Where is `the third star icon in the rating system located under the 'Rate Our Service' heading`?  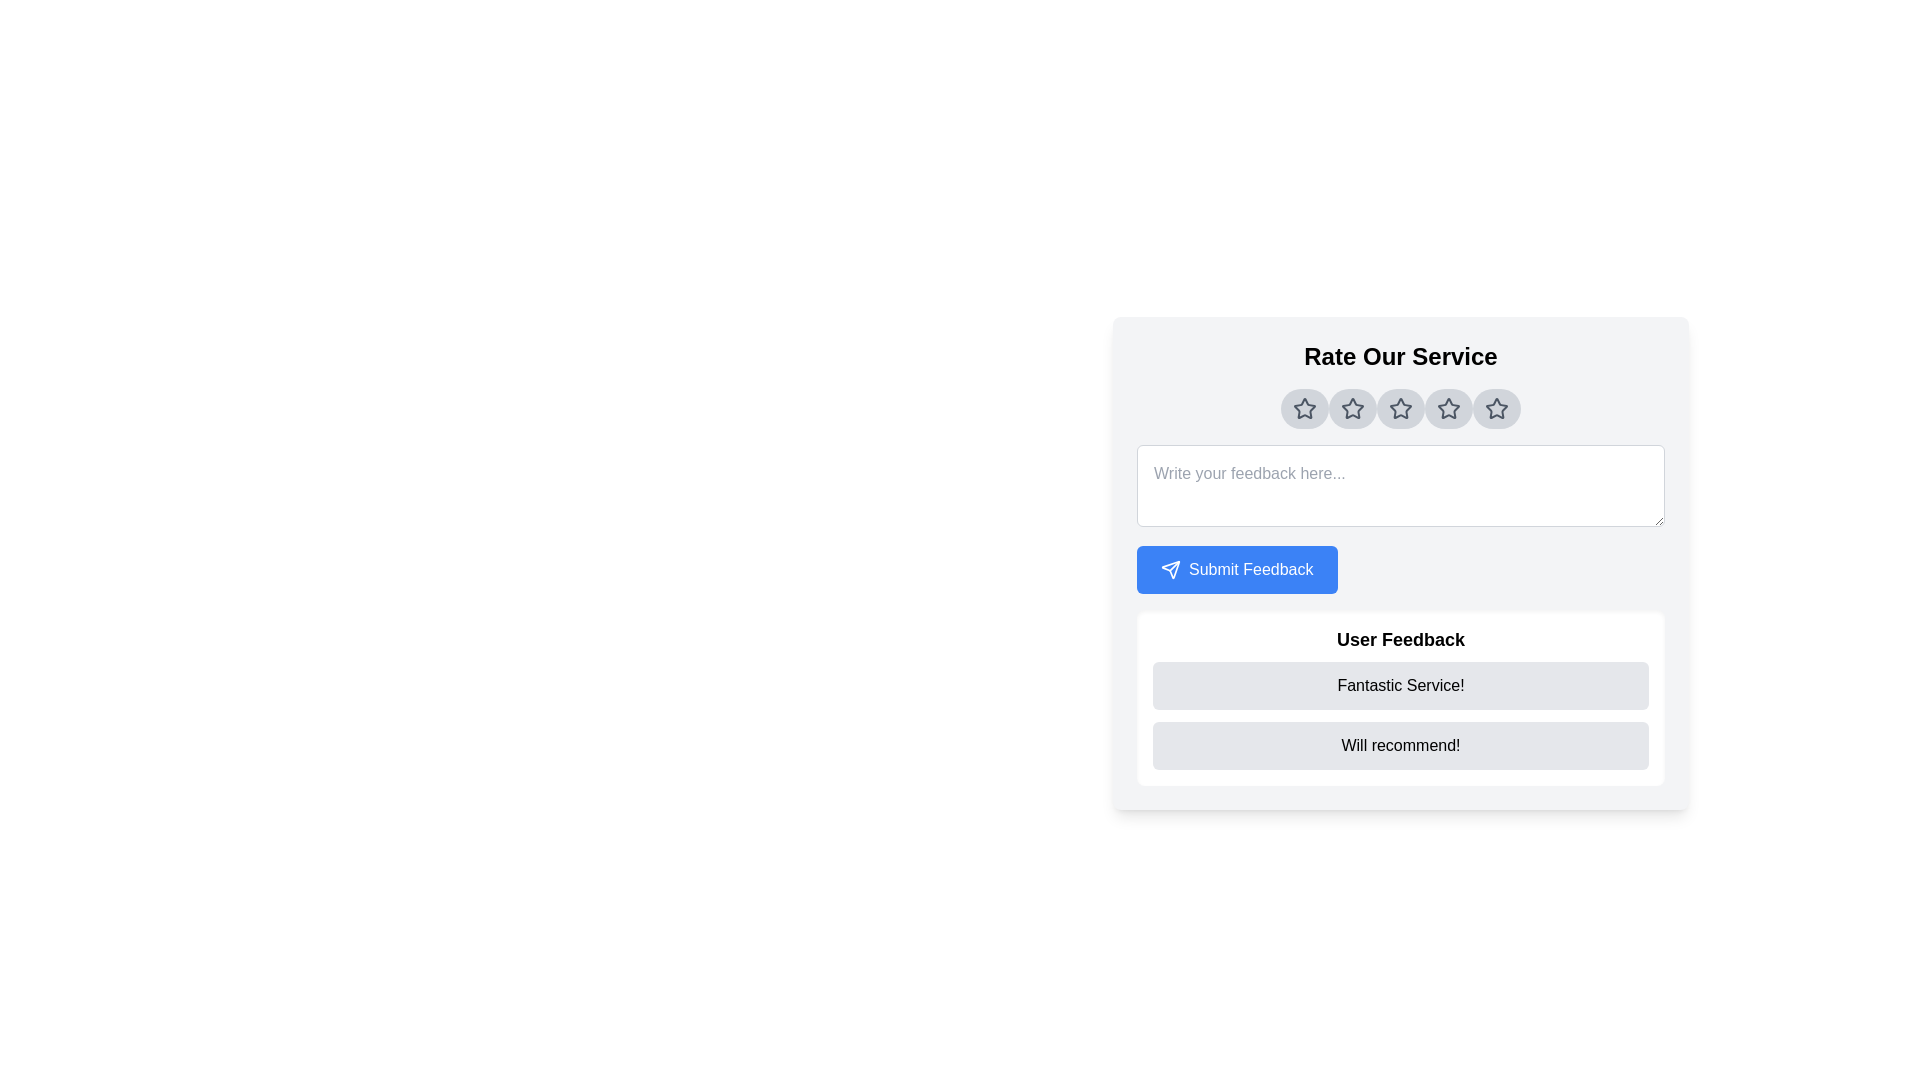 the third star icon in the rating system located under the 'Rate Our Service' heading is located at coordinates (1399, 407).